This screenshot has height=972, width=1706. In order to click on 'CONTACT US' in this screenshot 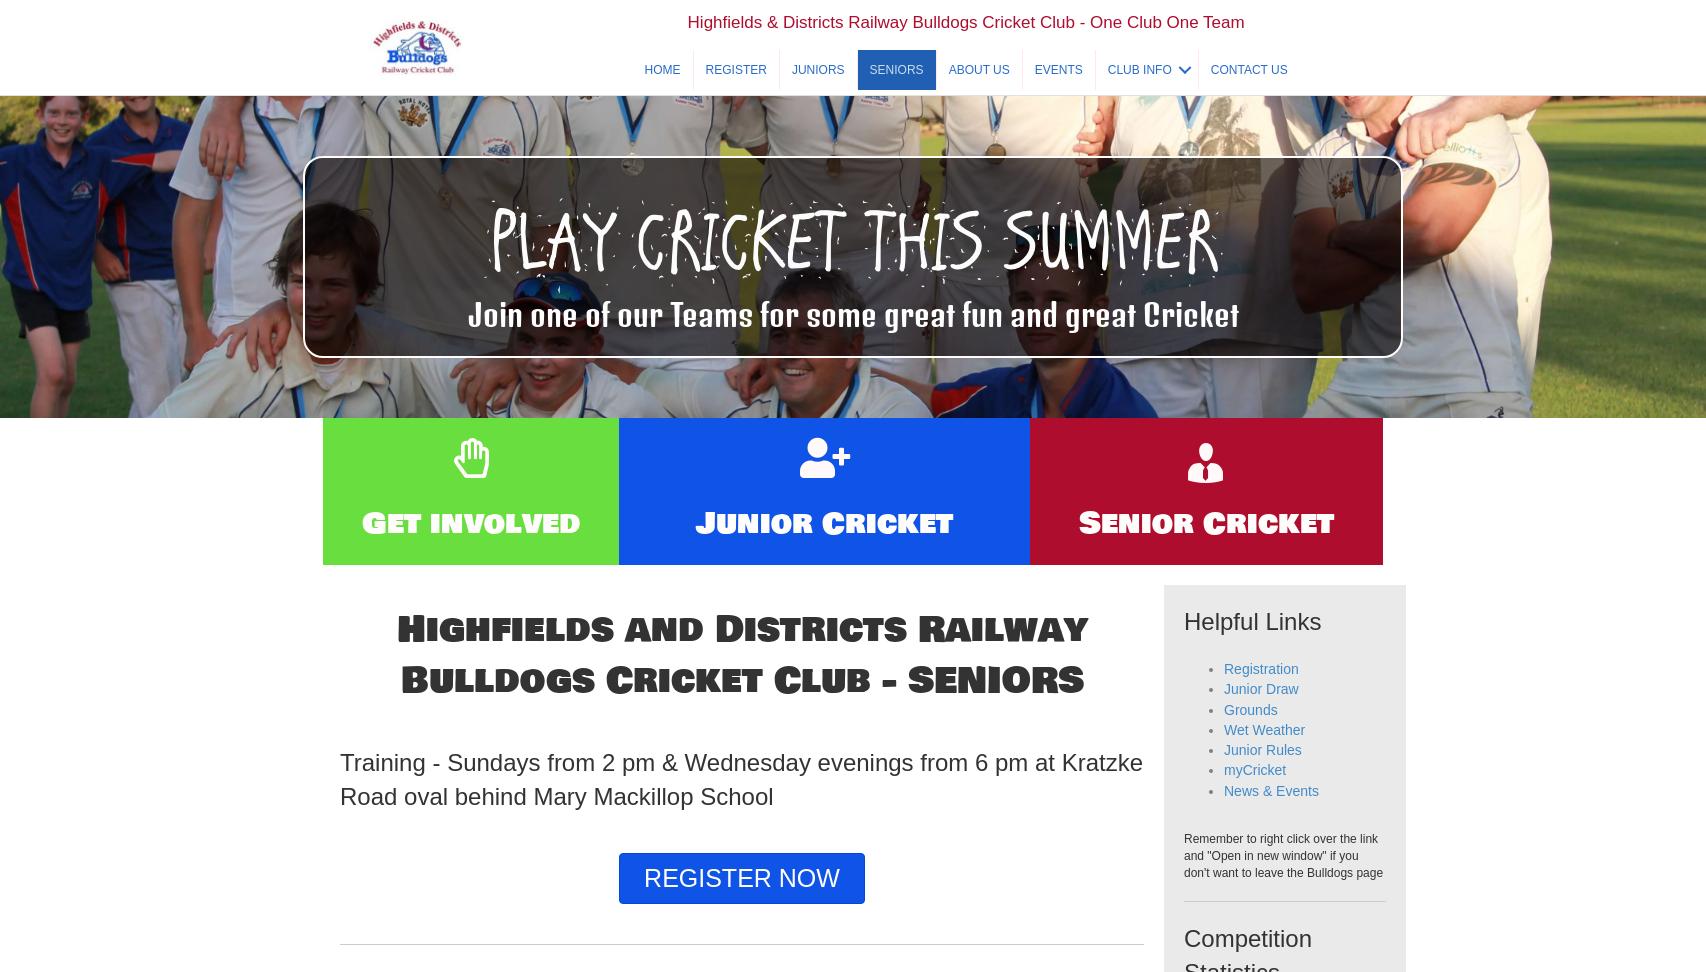, I will do `click(1248, 91)`.